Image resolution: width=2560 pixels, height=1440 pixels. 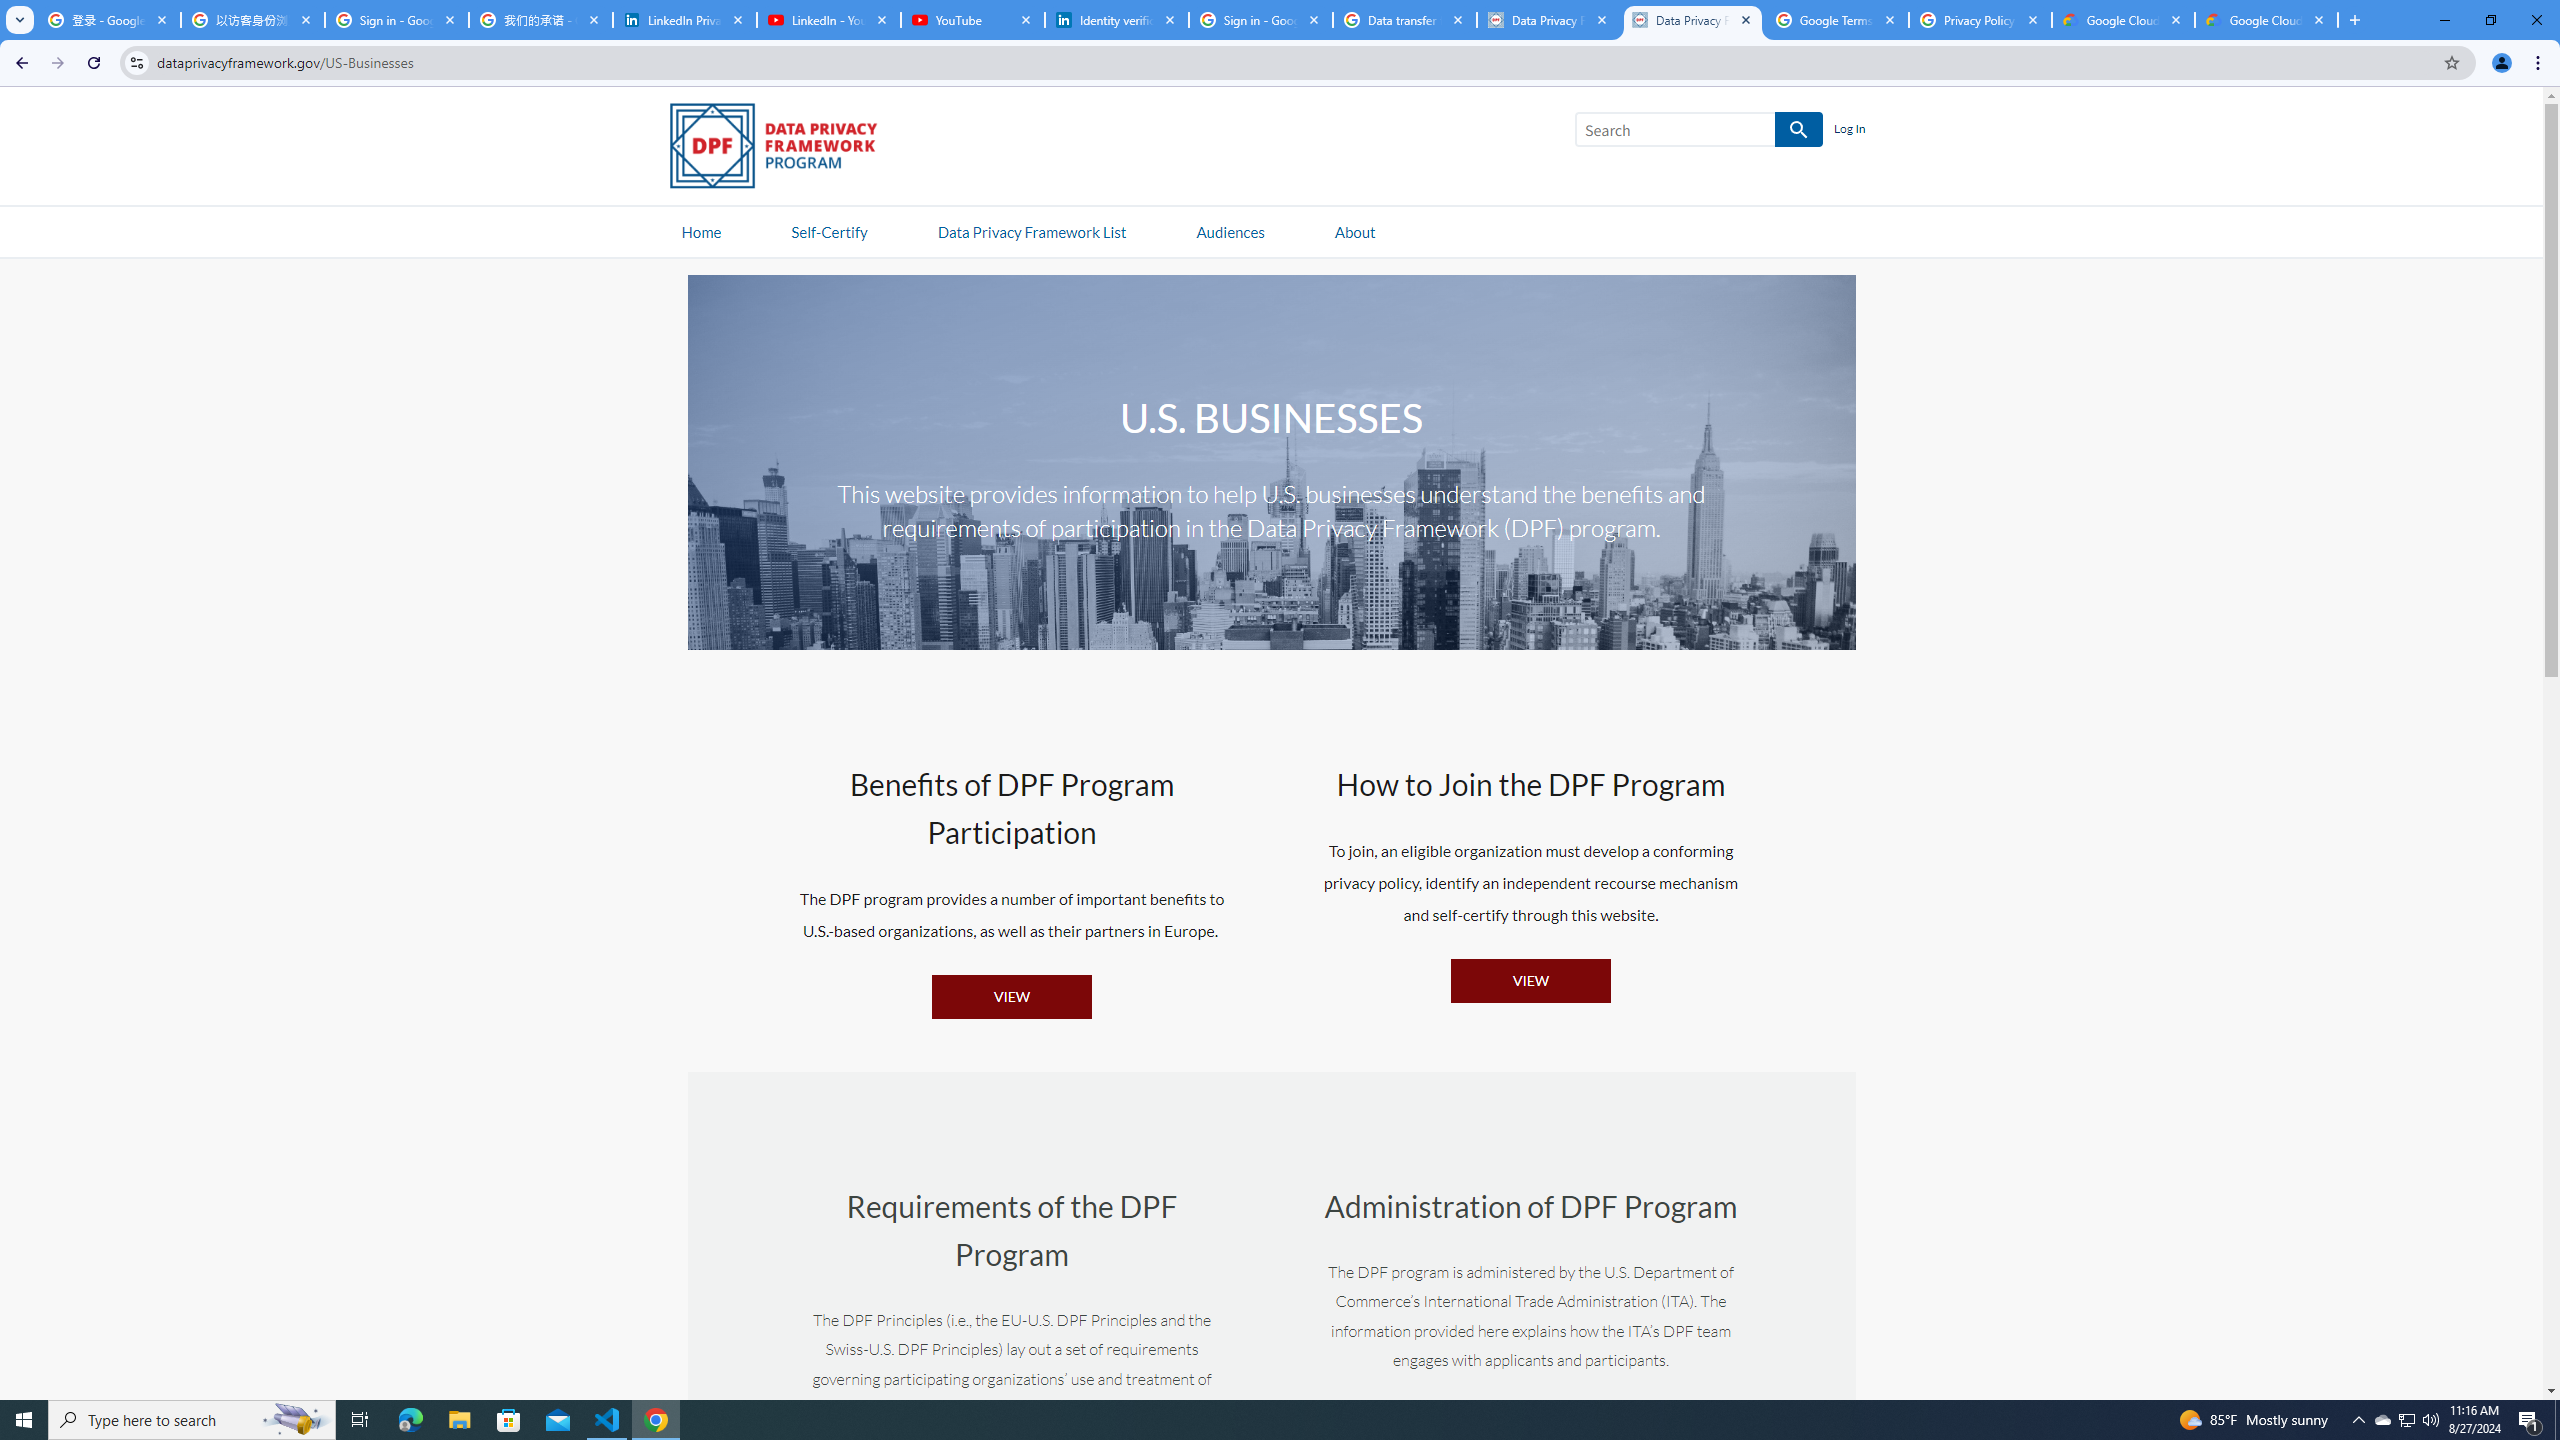 What do you see at coordinates (1697, 133) in the screenshot?
I see `'Search SEARCH'` at bounding box center [1697, 133].